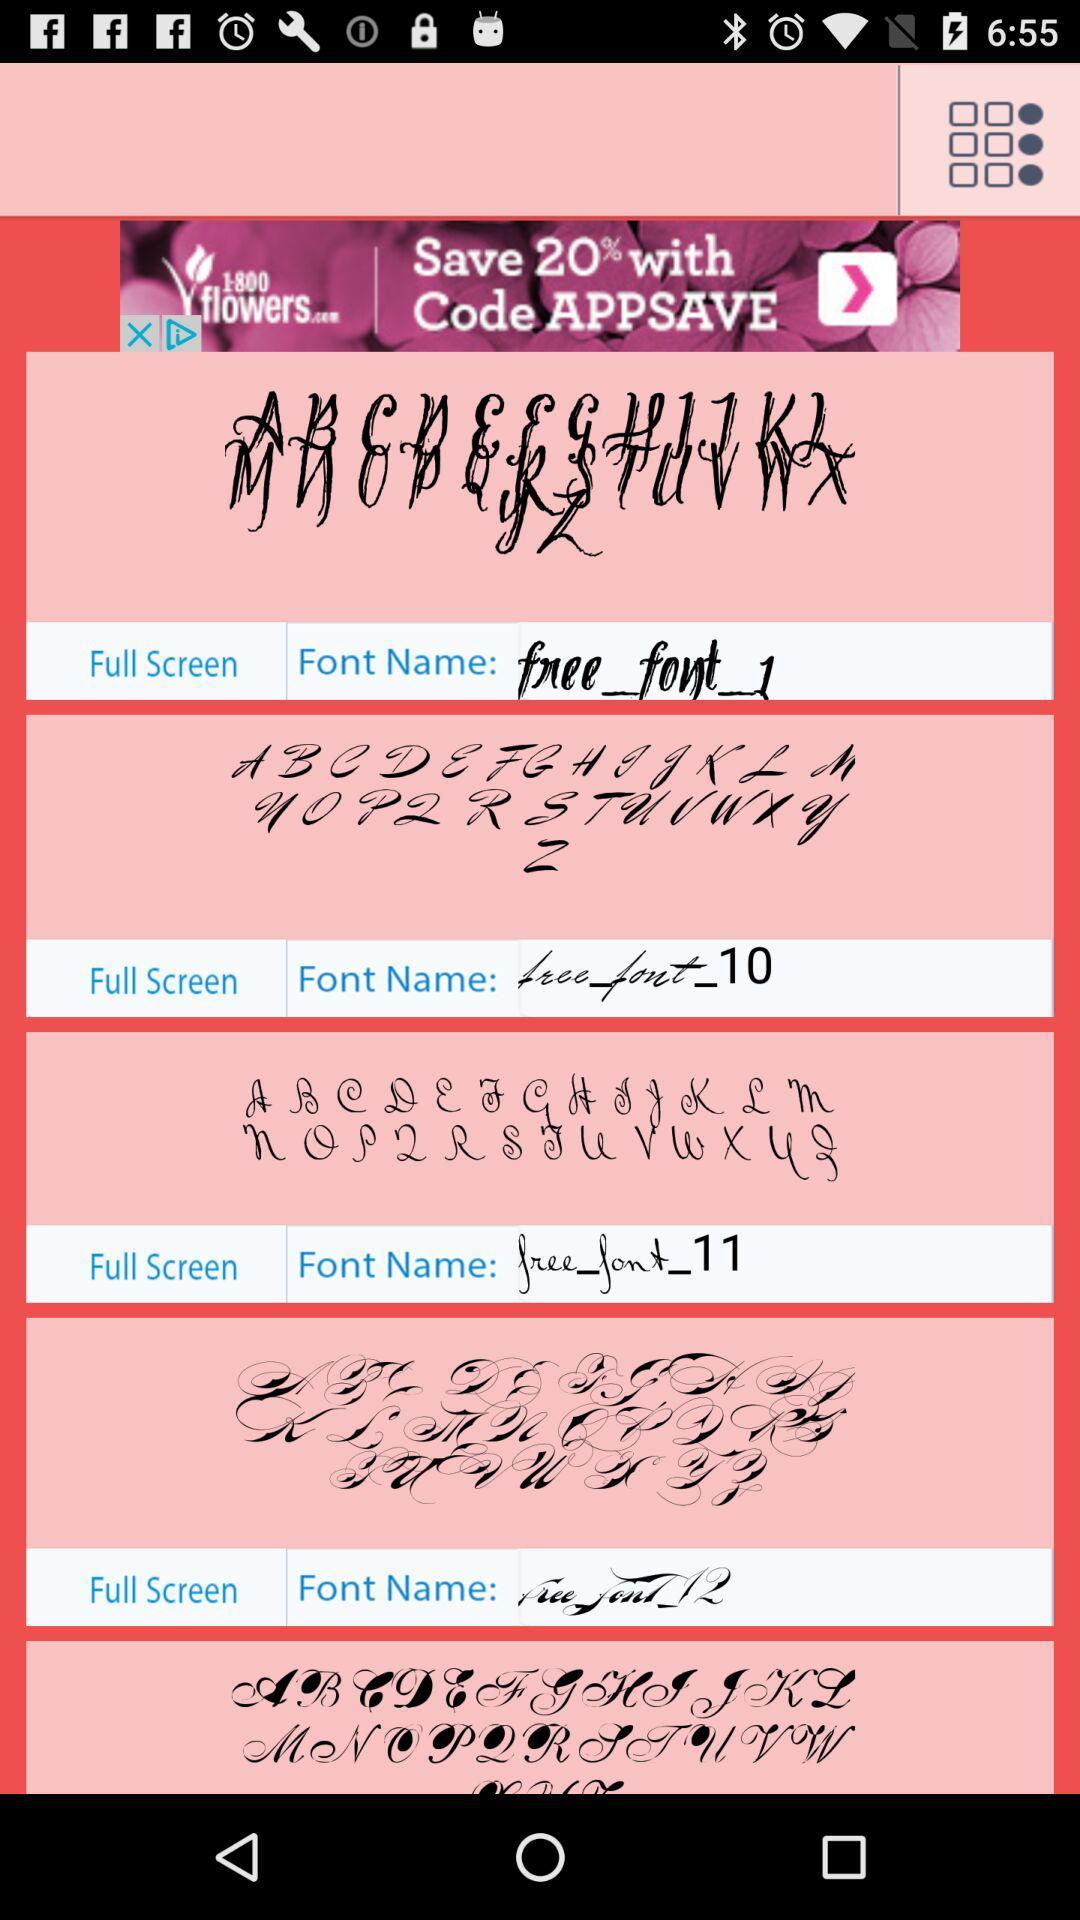 This screenshot has width=1080, height=1920. Describe the element at coordinates (987, 140) in the screenshot. I see `menu button` at that location.